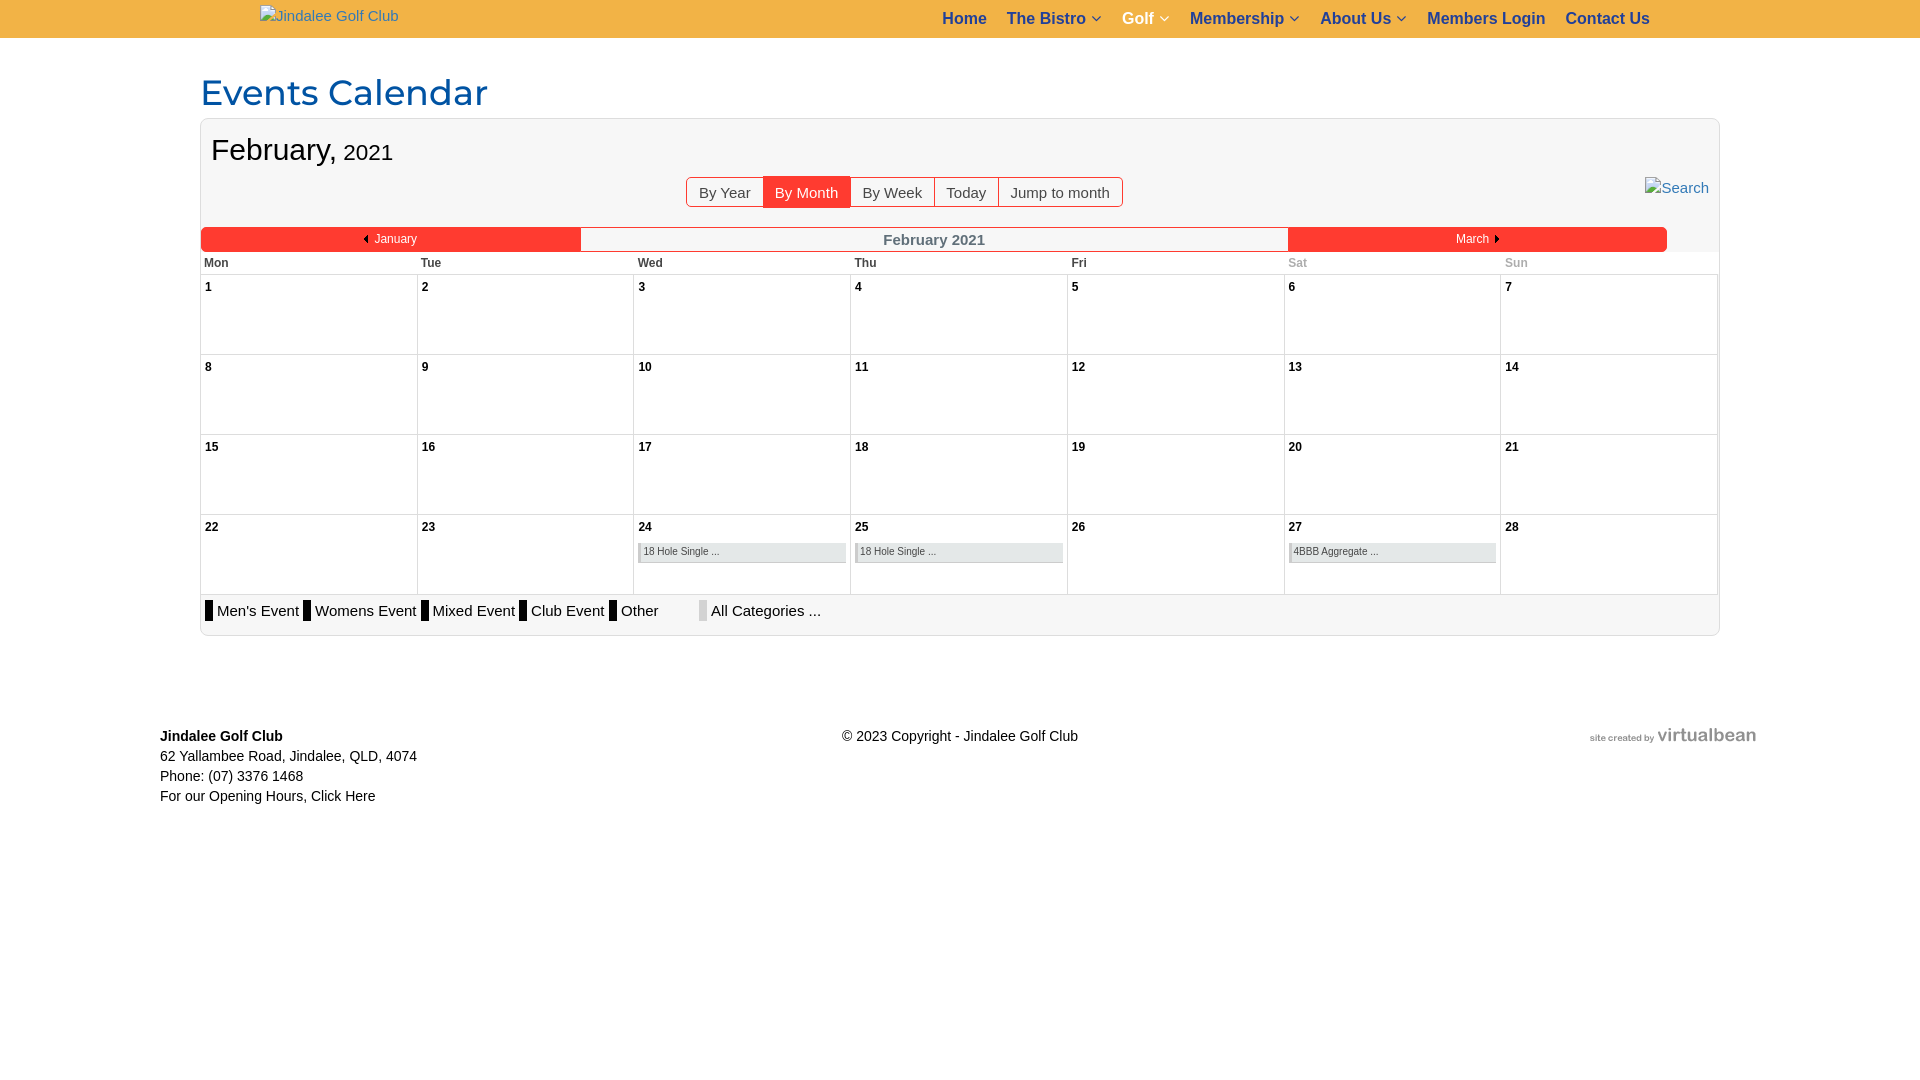  What do you see at coordinates (644, 526) in the screenshot?
I see `'24'` at bounding box center [644, 526].